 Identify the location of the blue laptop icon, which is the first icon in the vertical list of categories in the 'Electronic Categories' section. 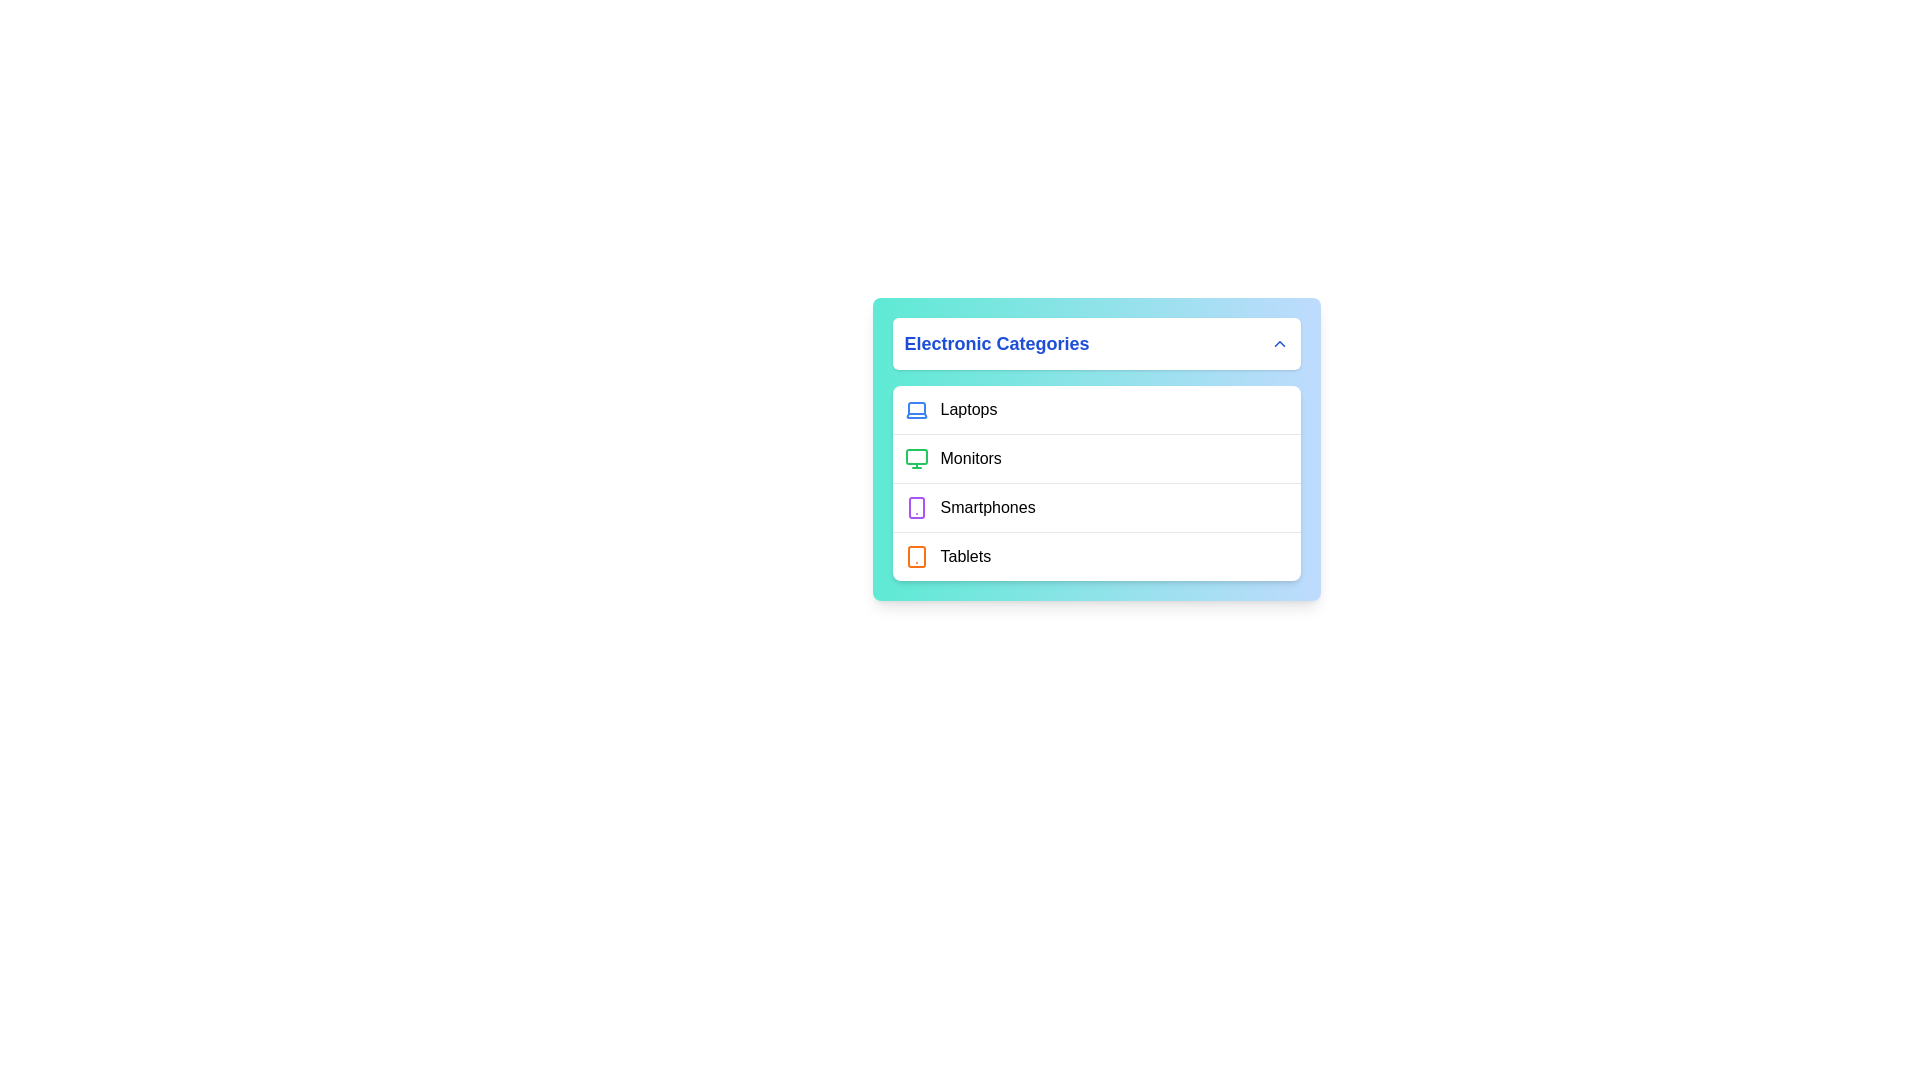
(915, 409).